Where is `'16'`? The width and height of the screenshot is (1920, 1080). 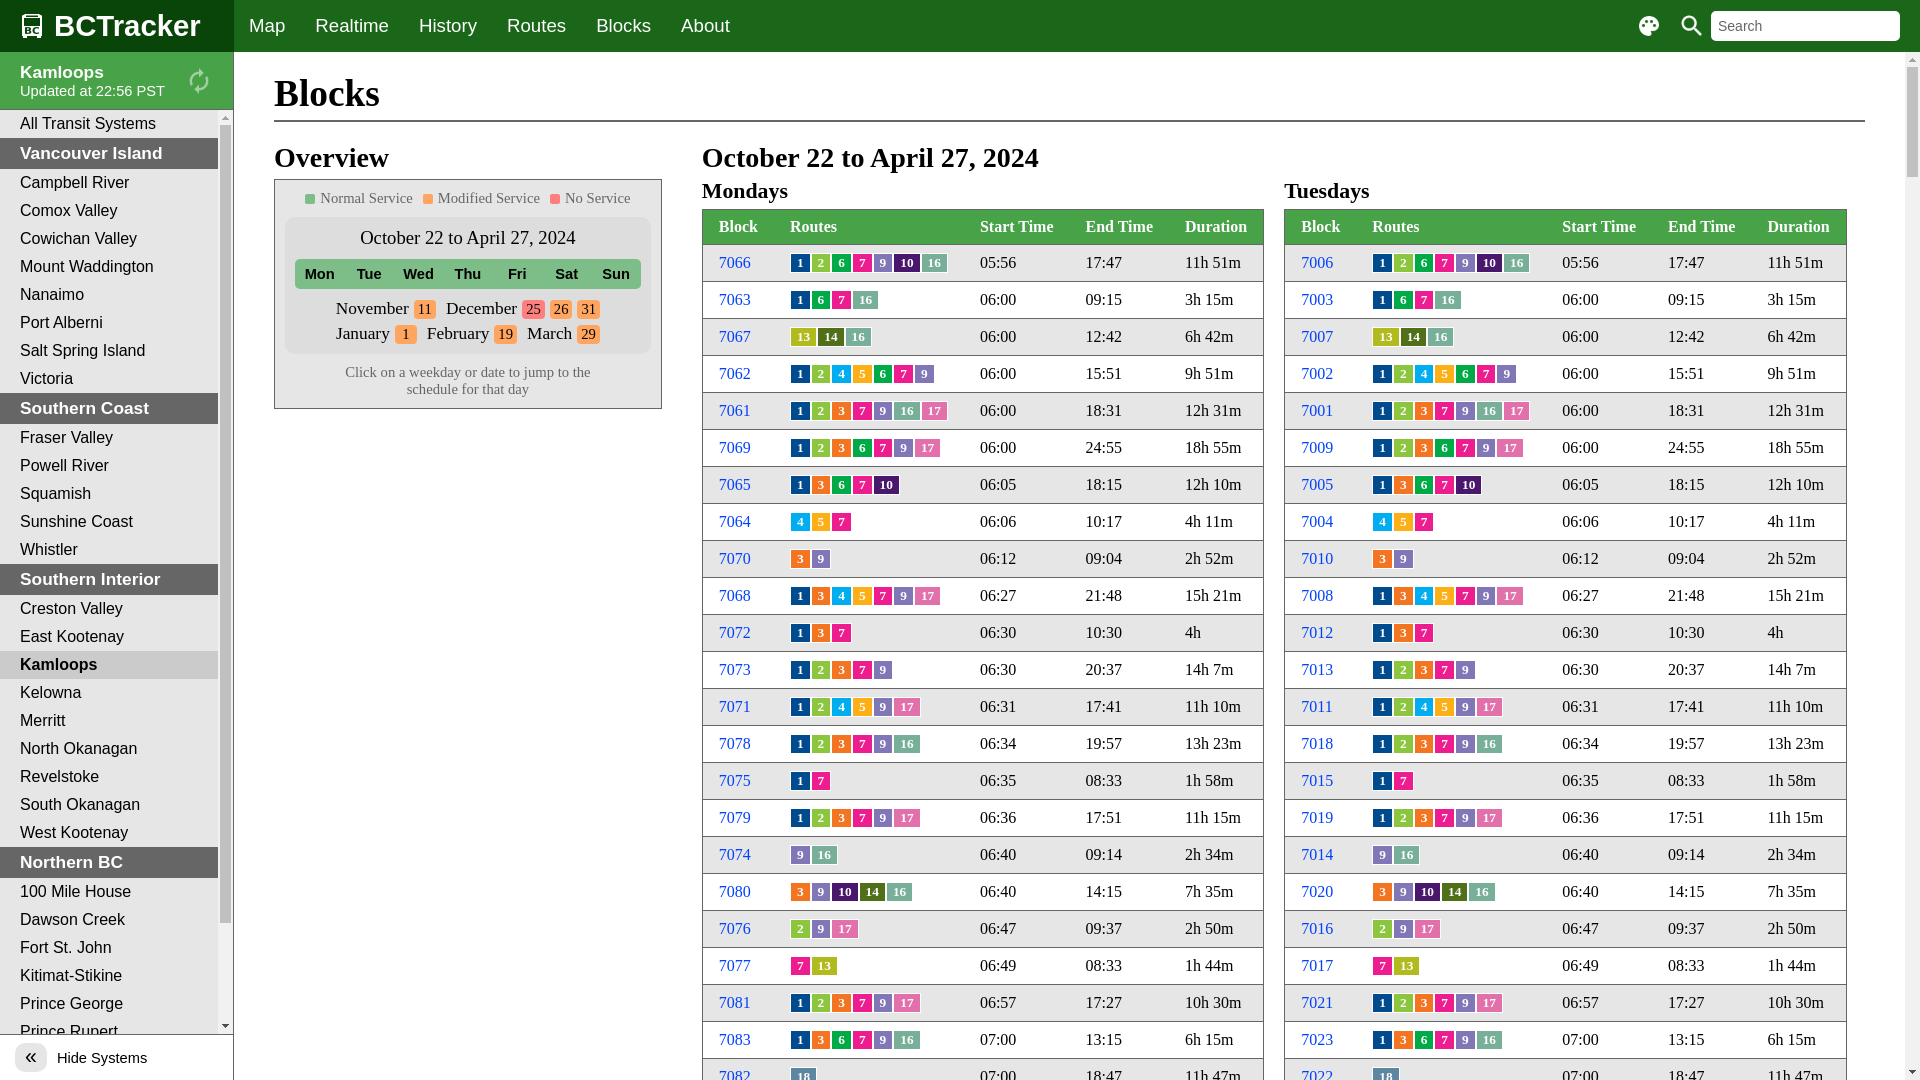
'16' is located at coordinates (1481, 890).